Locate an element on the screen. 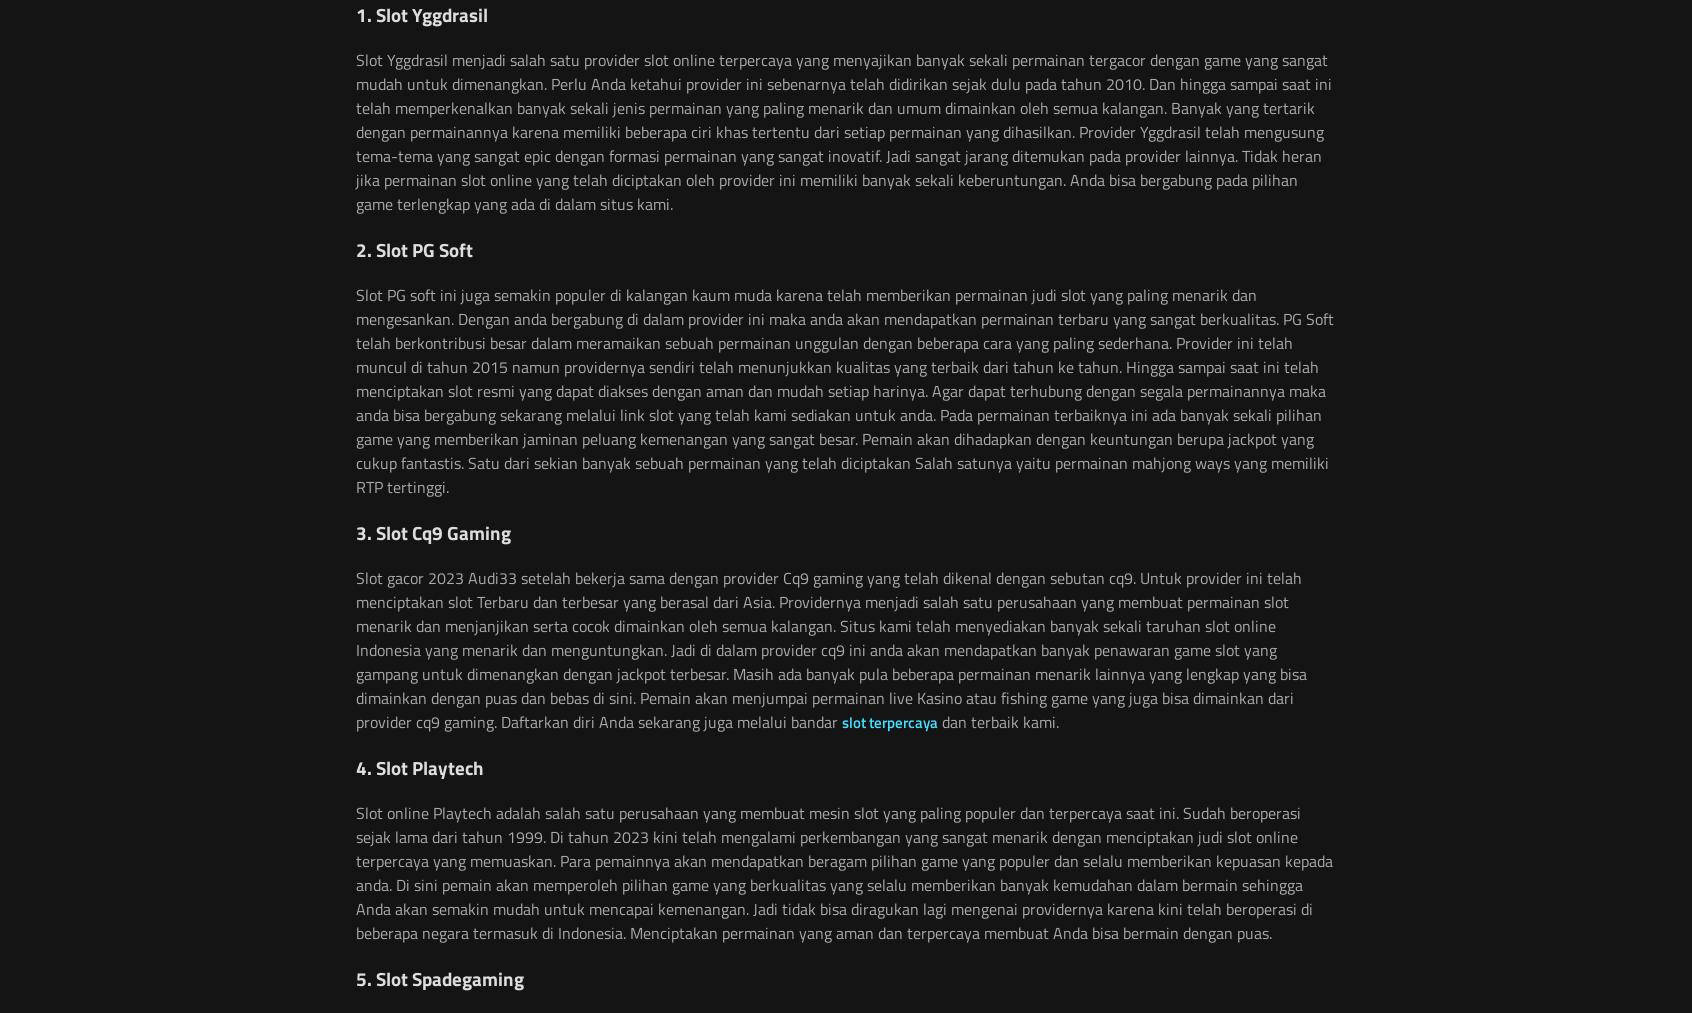  '5. Slot Spadegaming' is located at coordinates (438, 977).